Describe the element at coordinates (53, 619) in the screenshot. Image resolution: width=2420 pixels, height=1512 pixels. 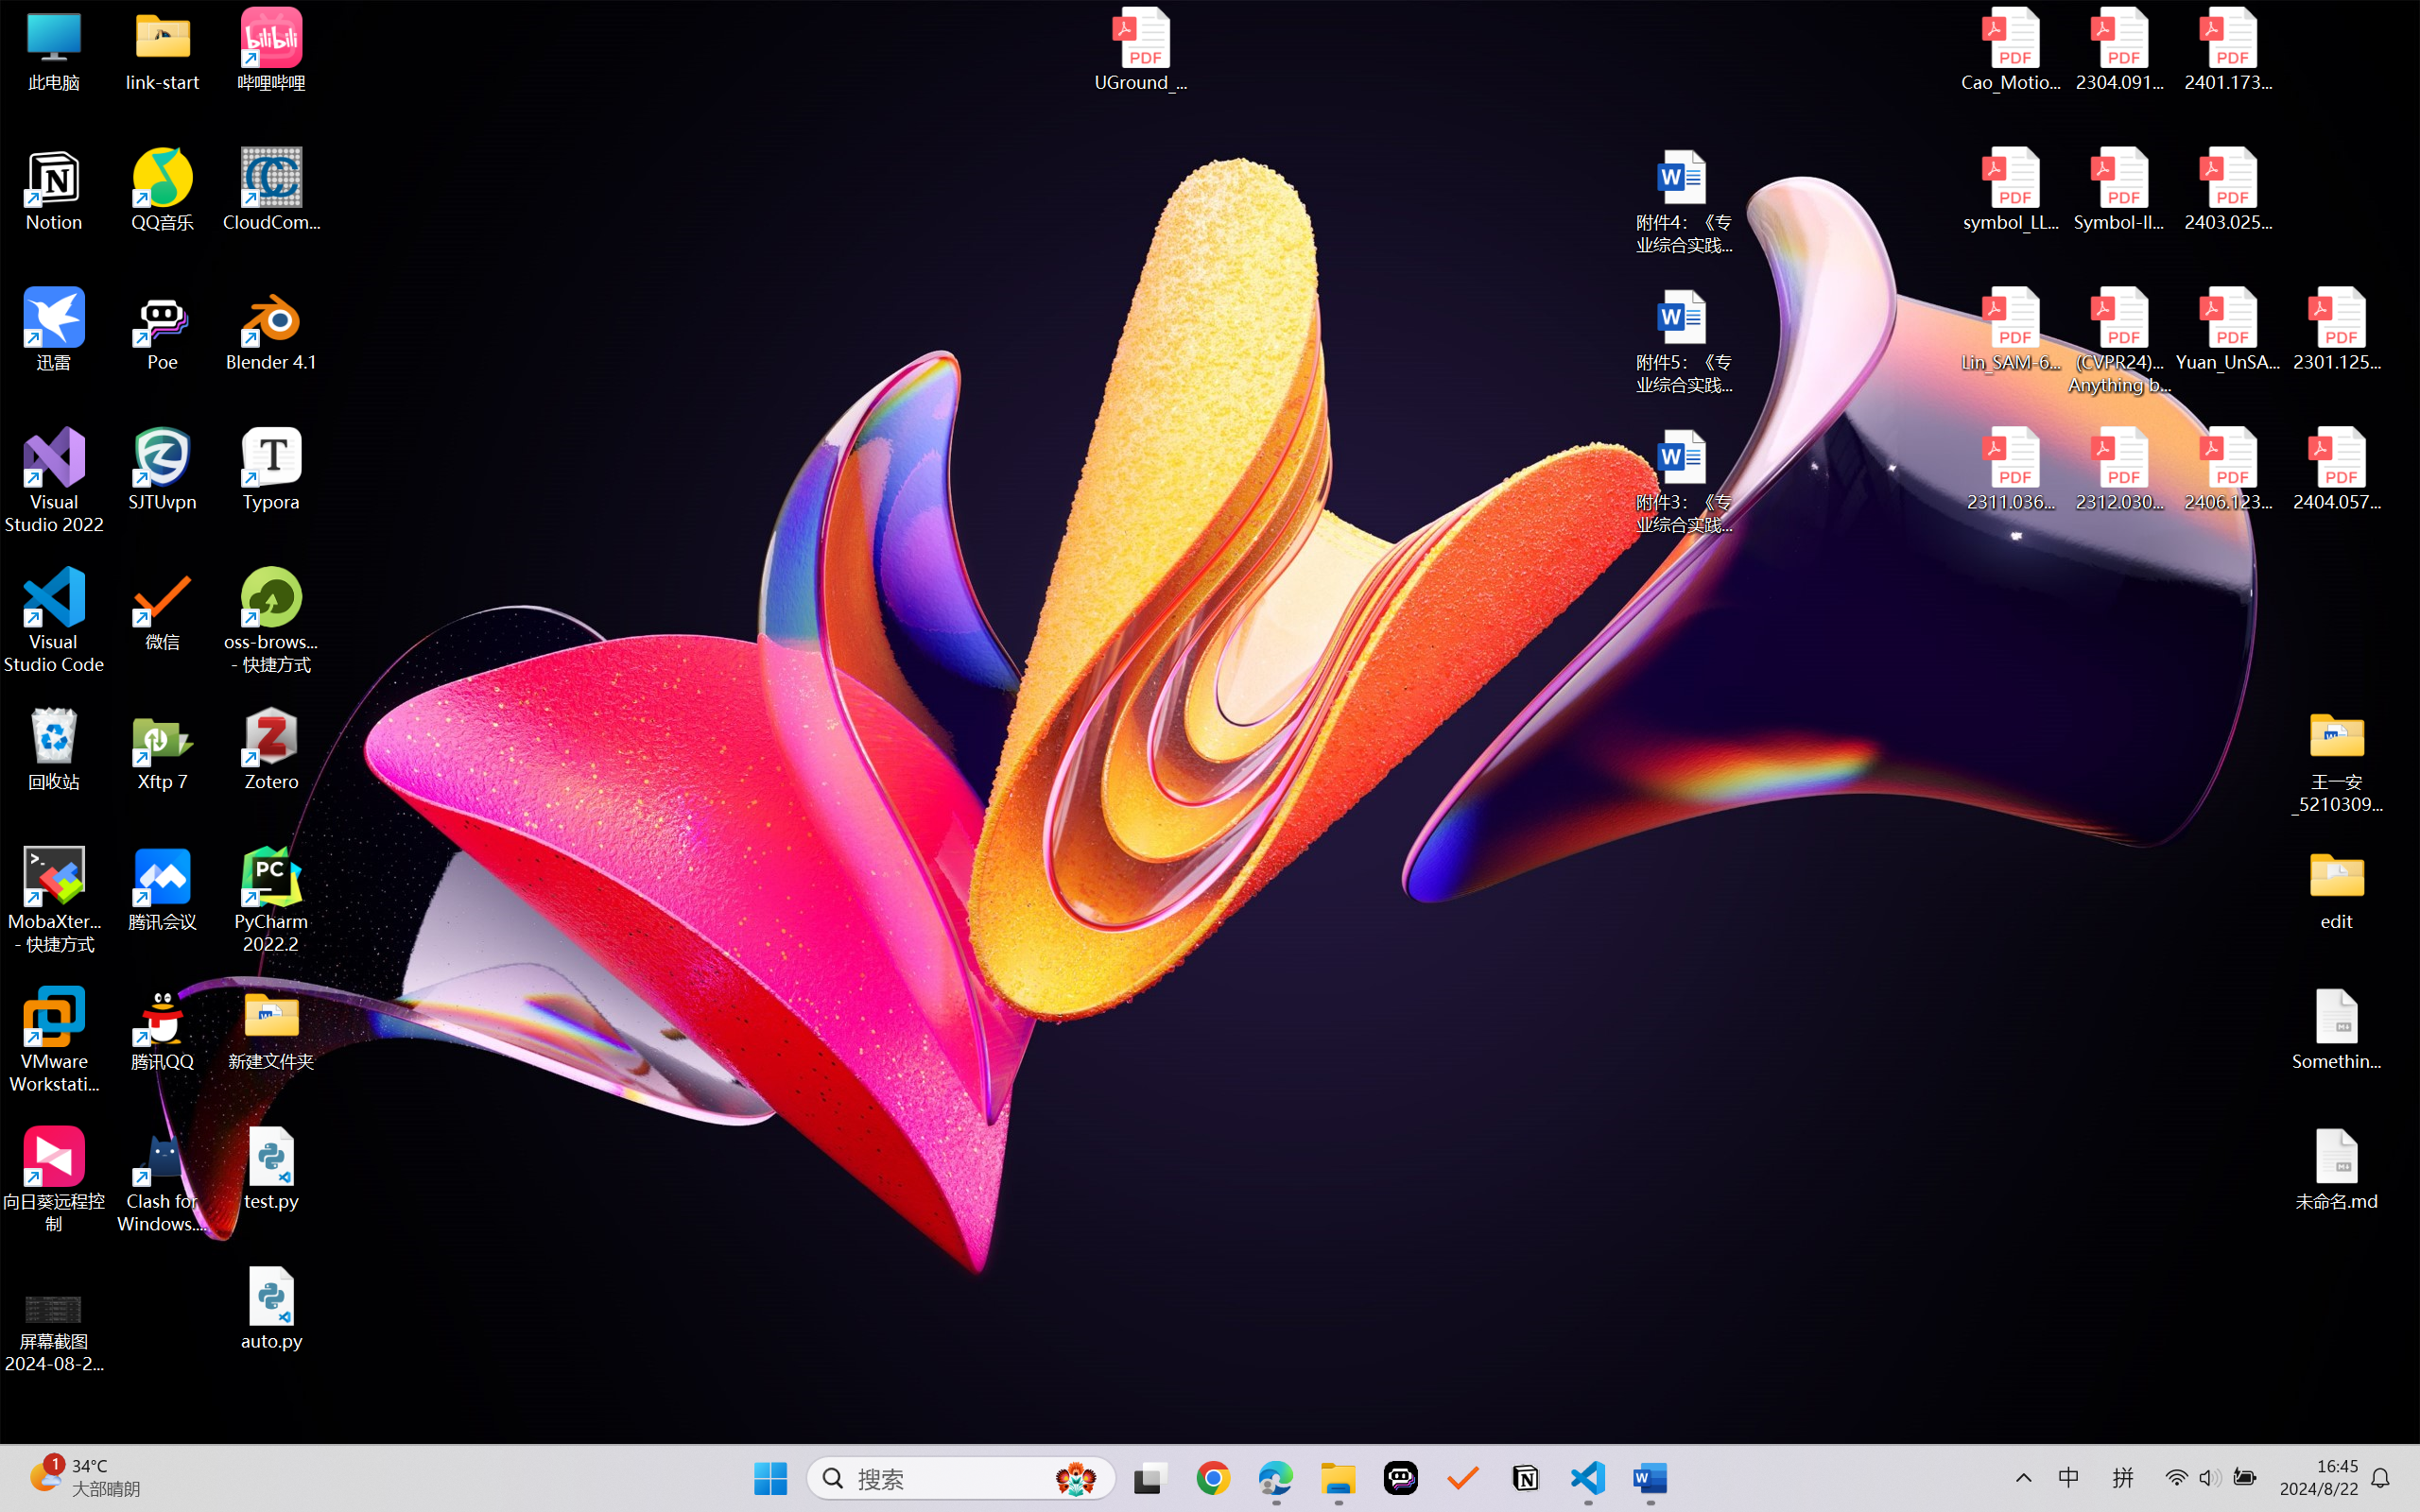
I see `'Visual Studio Code'` at that location.